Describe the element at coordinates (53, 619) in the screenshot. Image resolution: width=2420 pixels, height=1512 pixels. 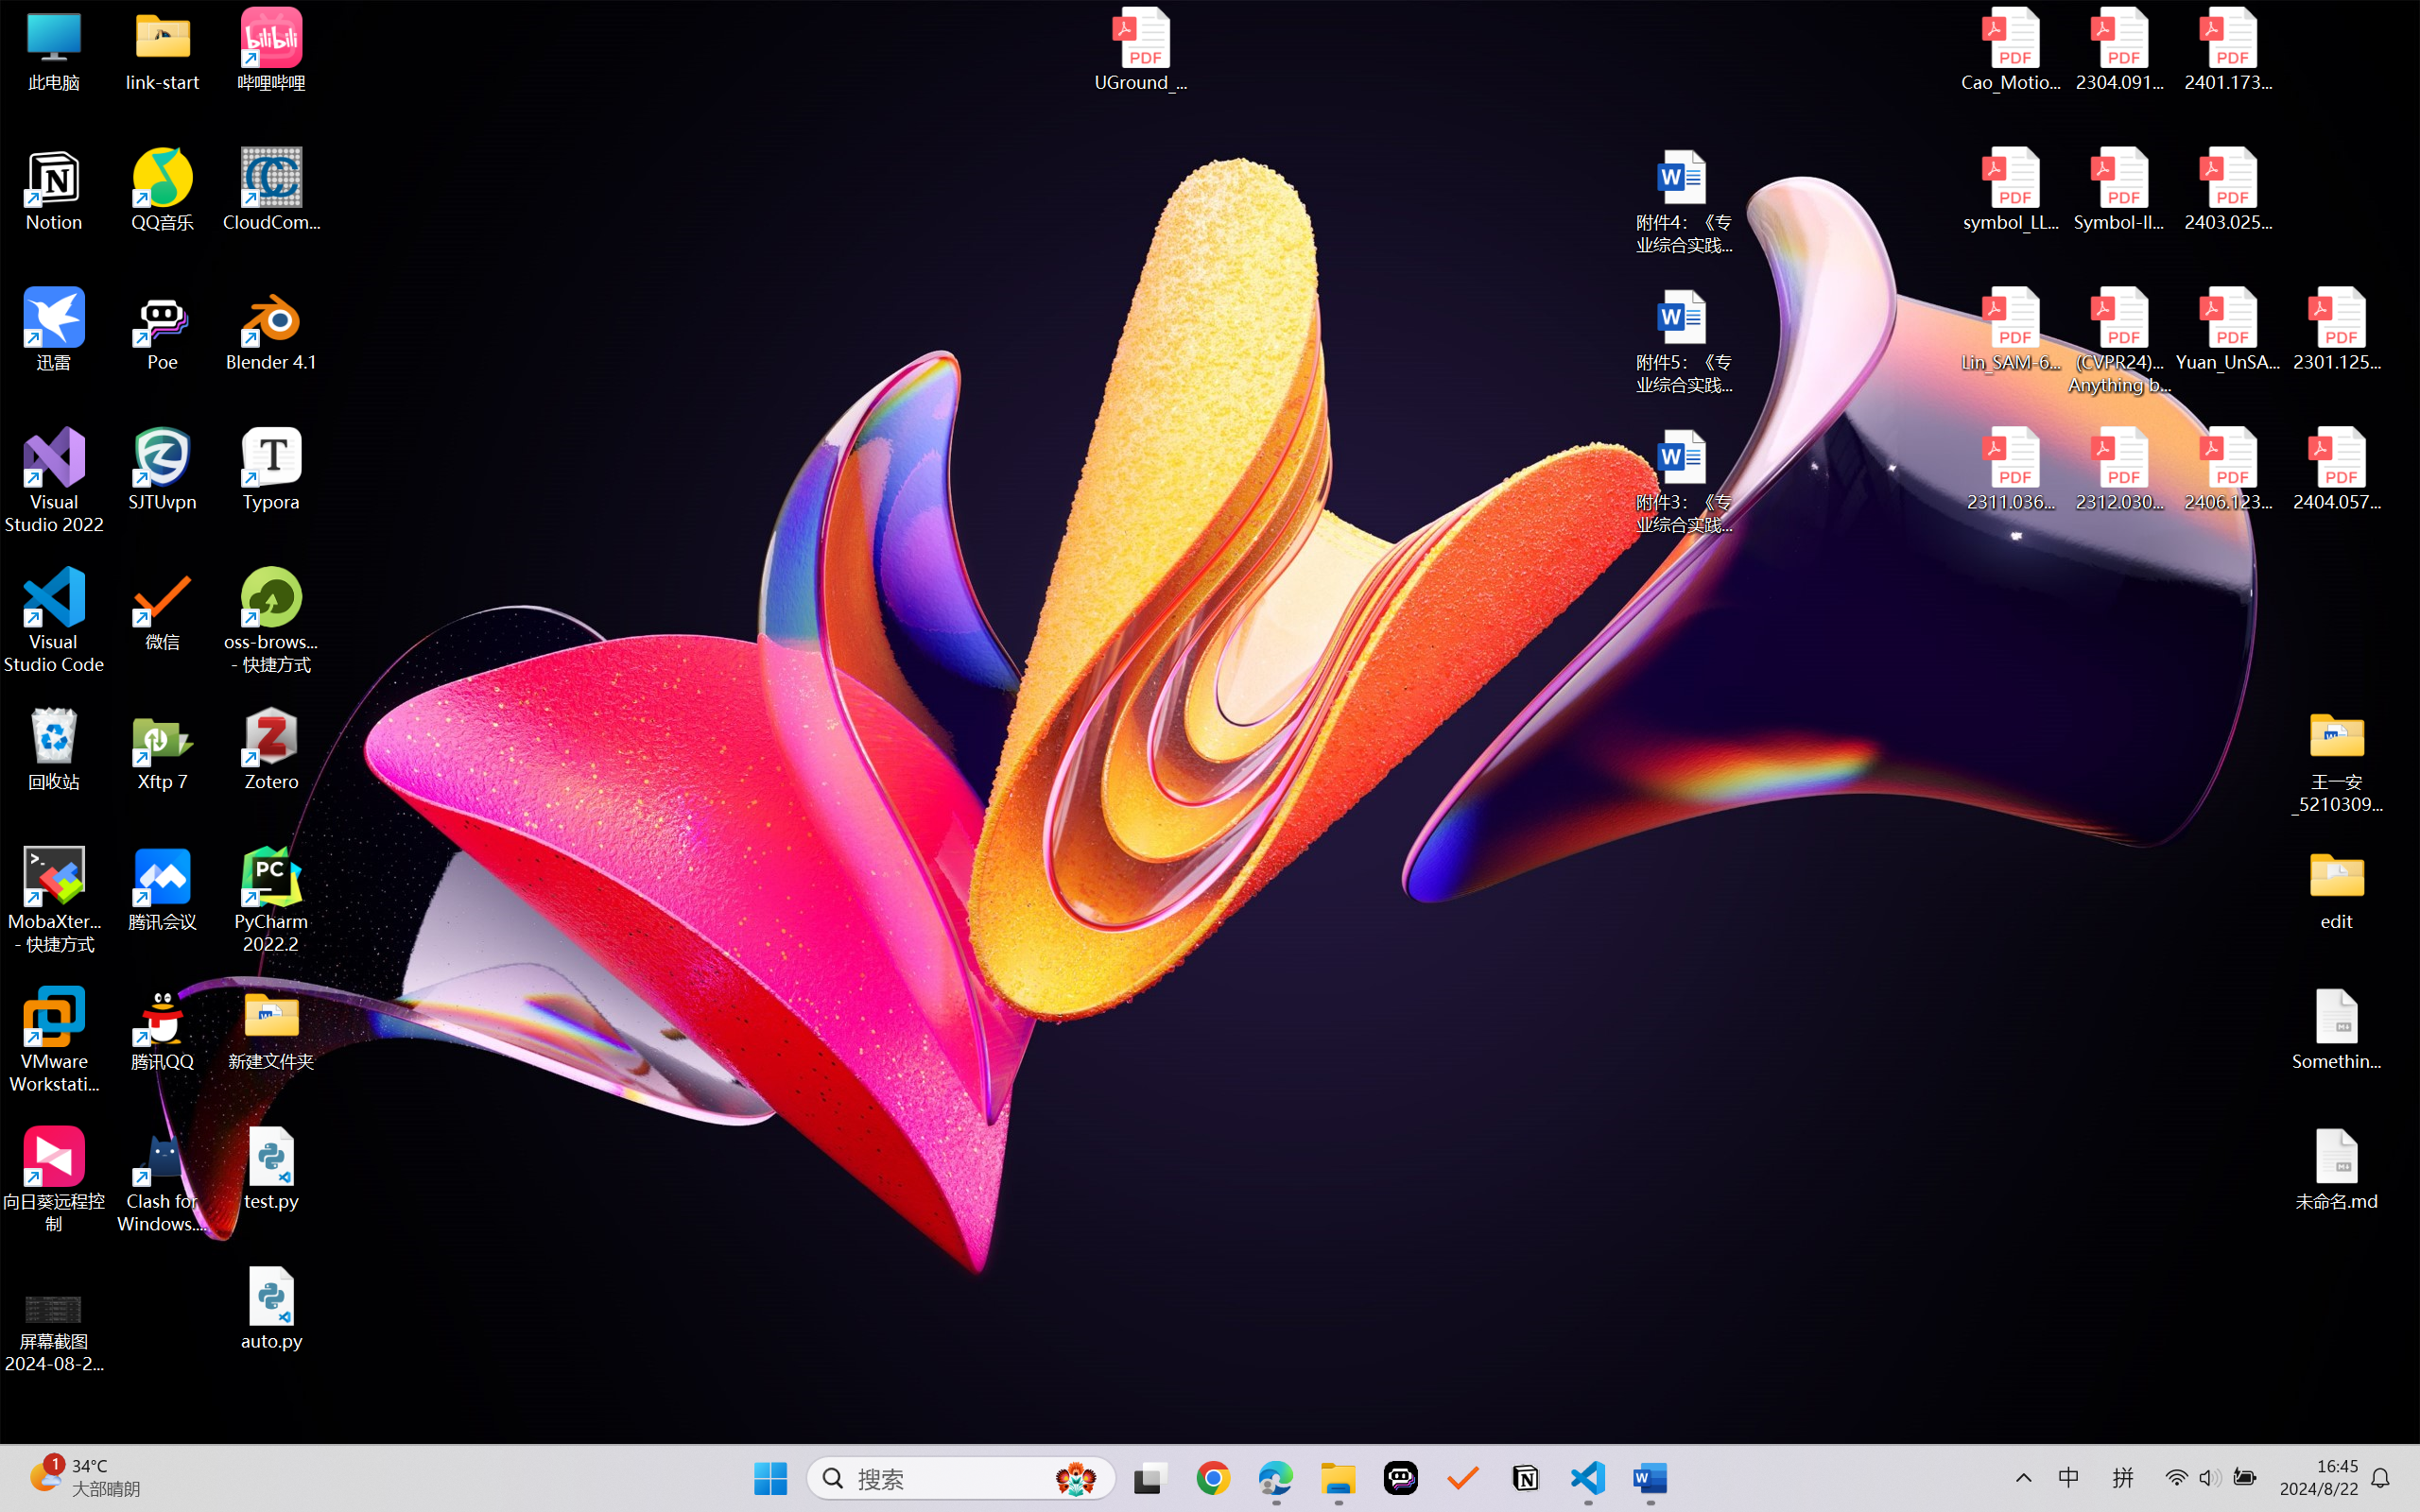
I see `'Visual Studio Code'` at that location.